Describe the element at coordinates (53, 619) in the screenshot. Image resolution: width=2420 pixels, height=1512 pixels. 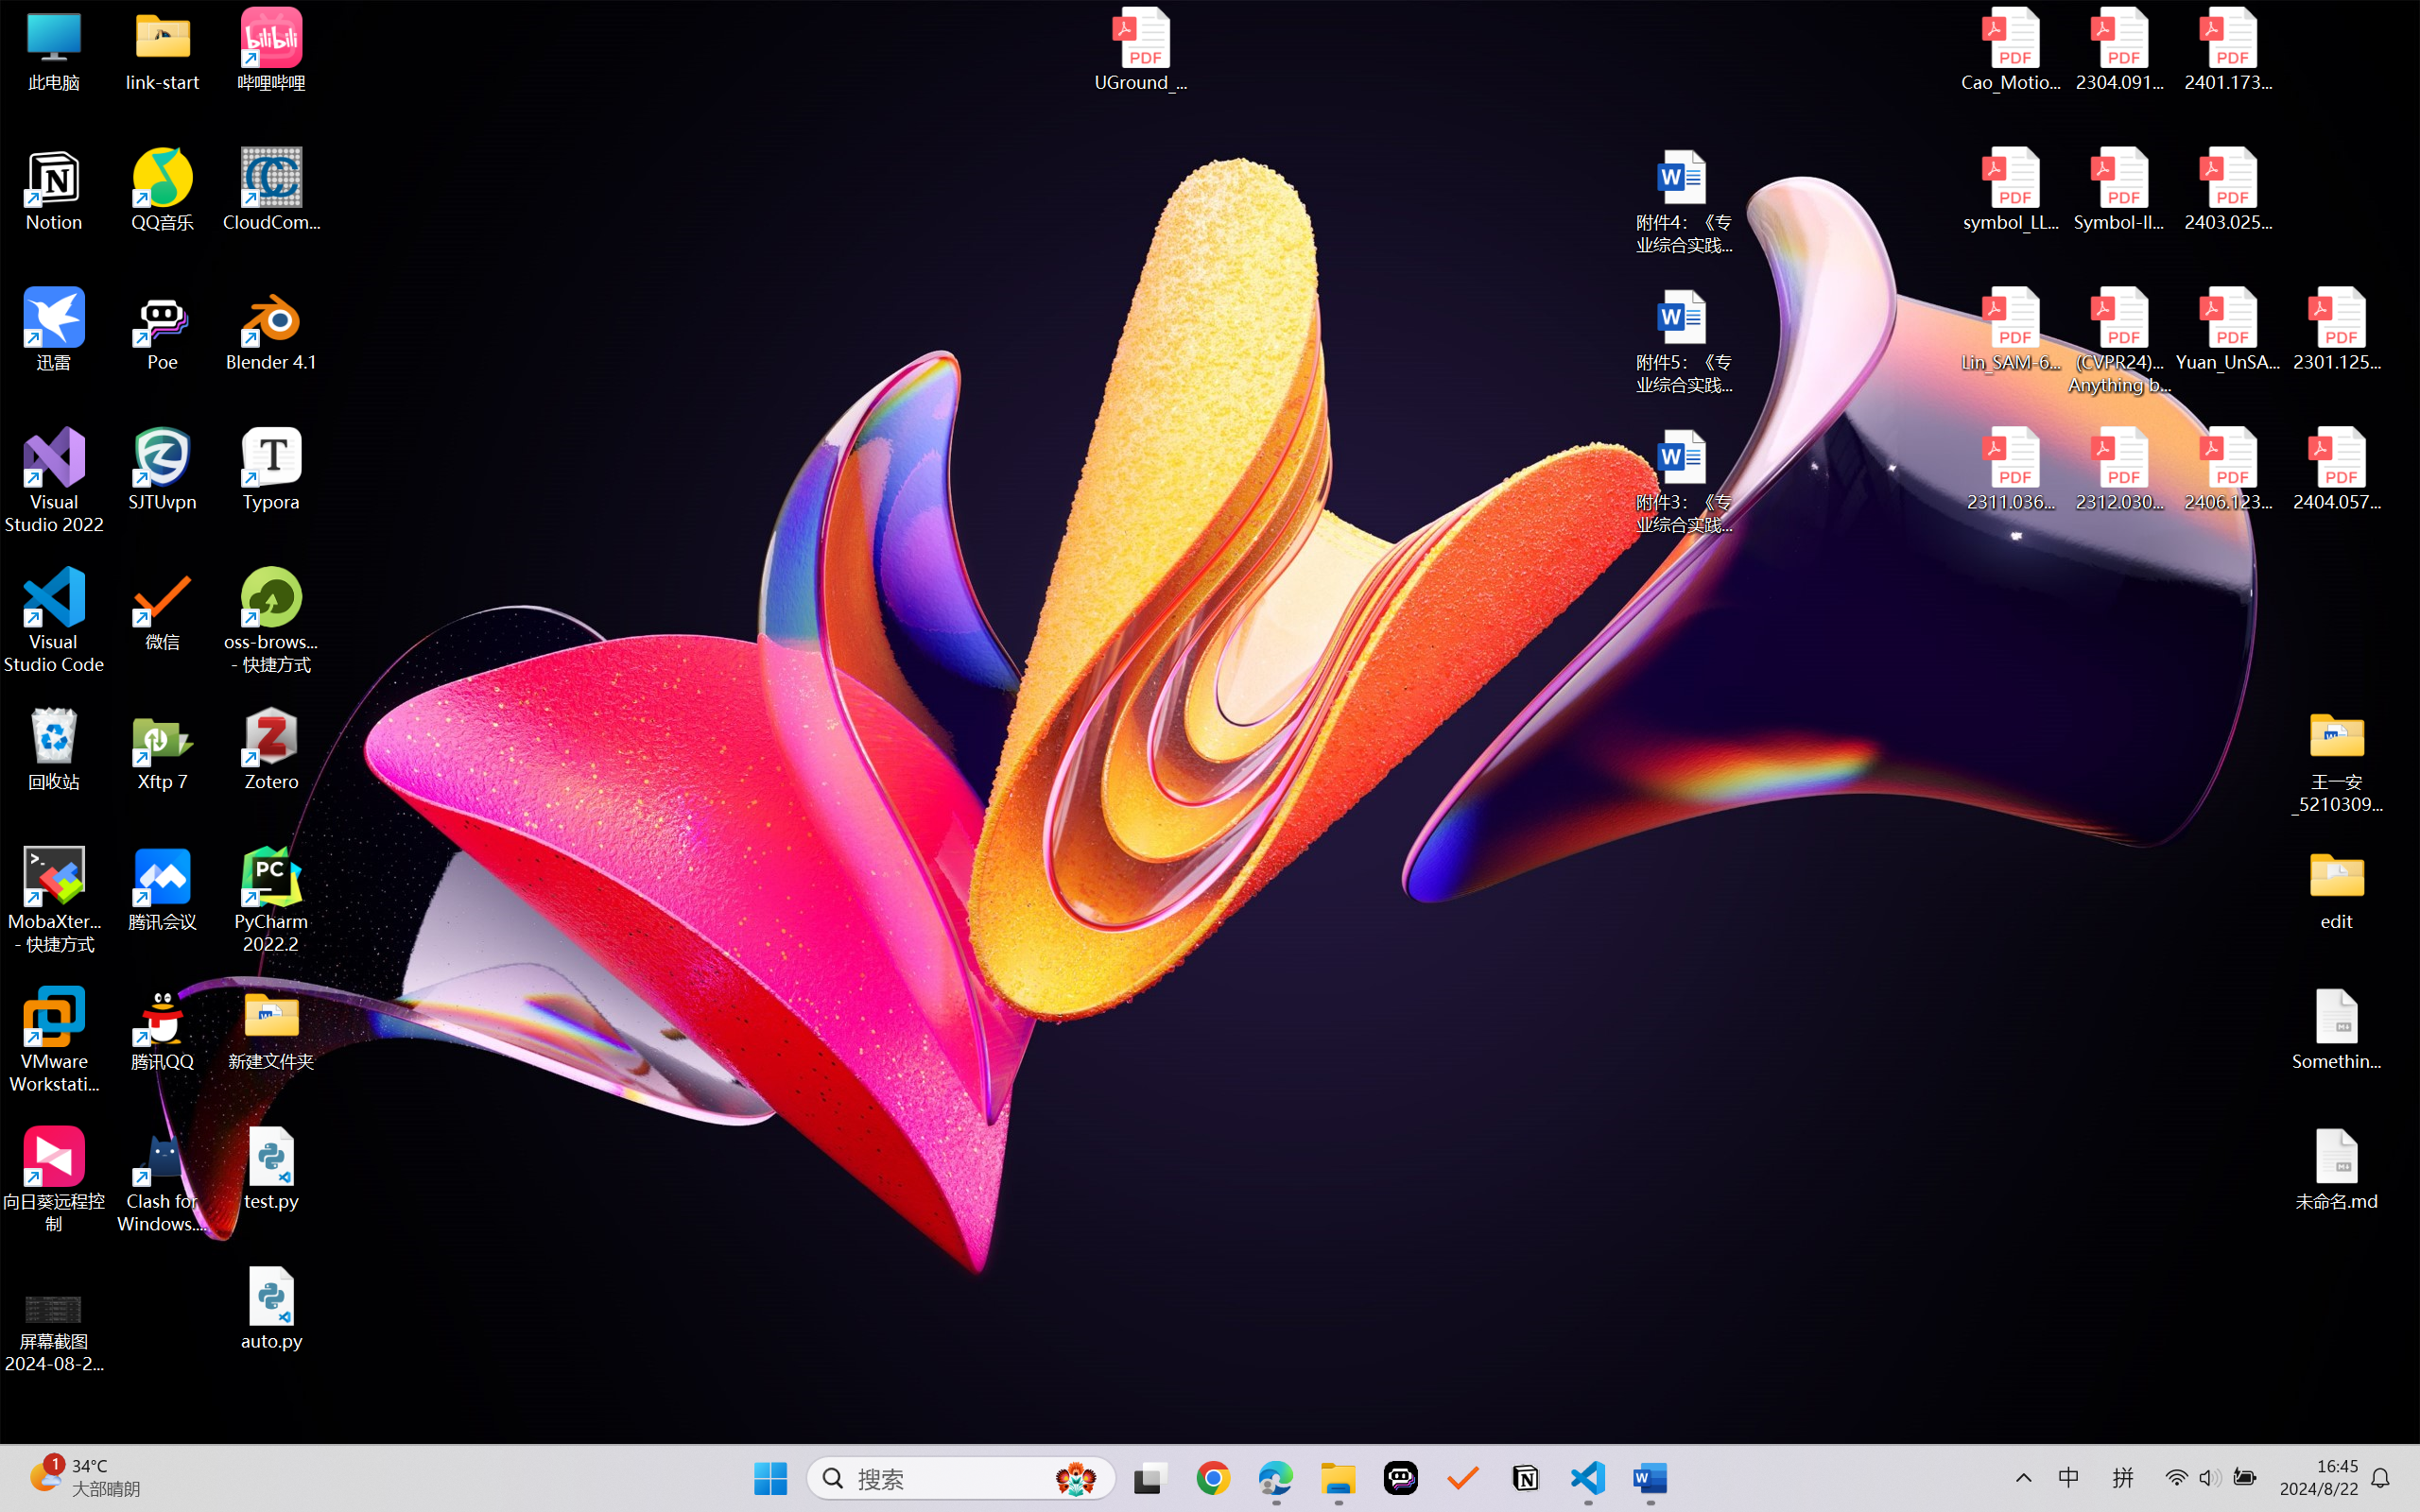
I see `'Visual Studio Code'` at that location.